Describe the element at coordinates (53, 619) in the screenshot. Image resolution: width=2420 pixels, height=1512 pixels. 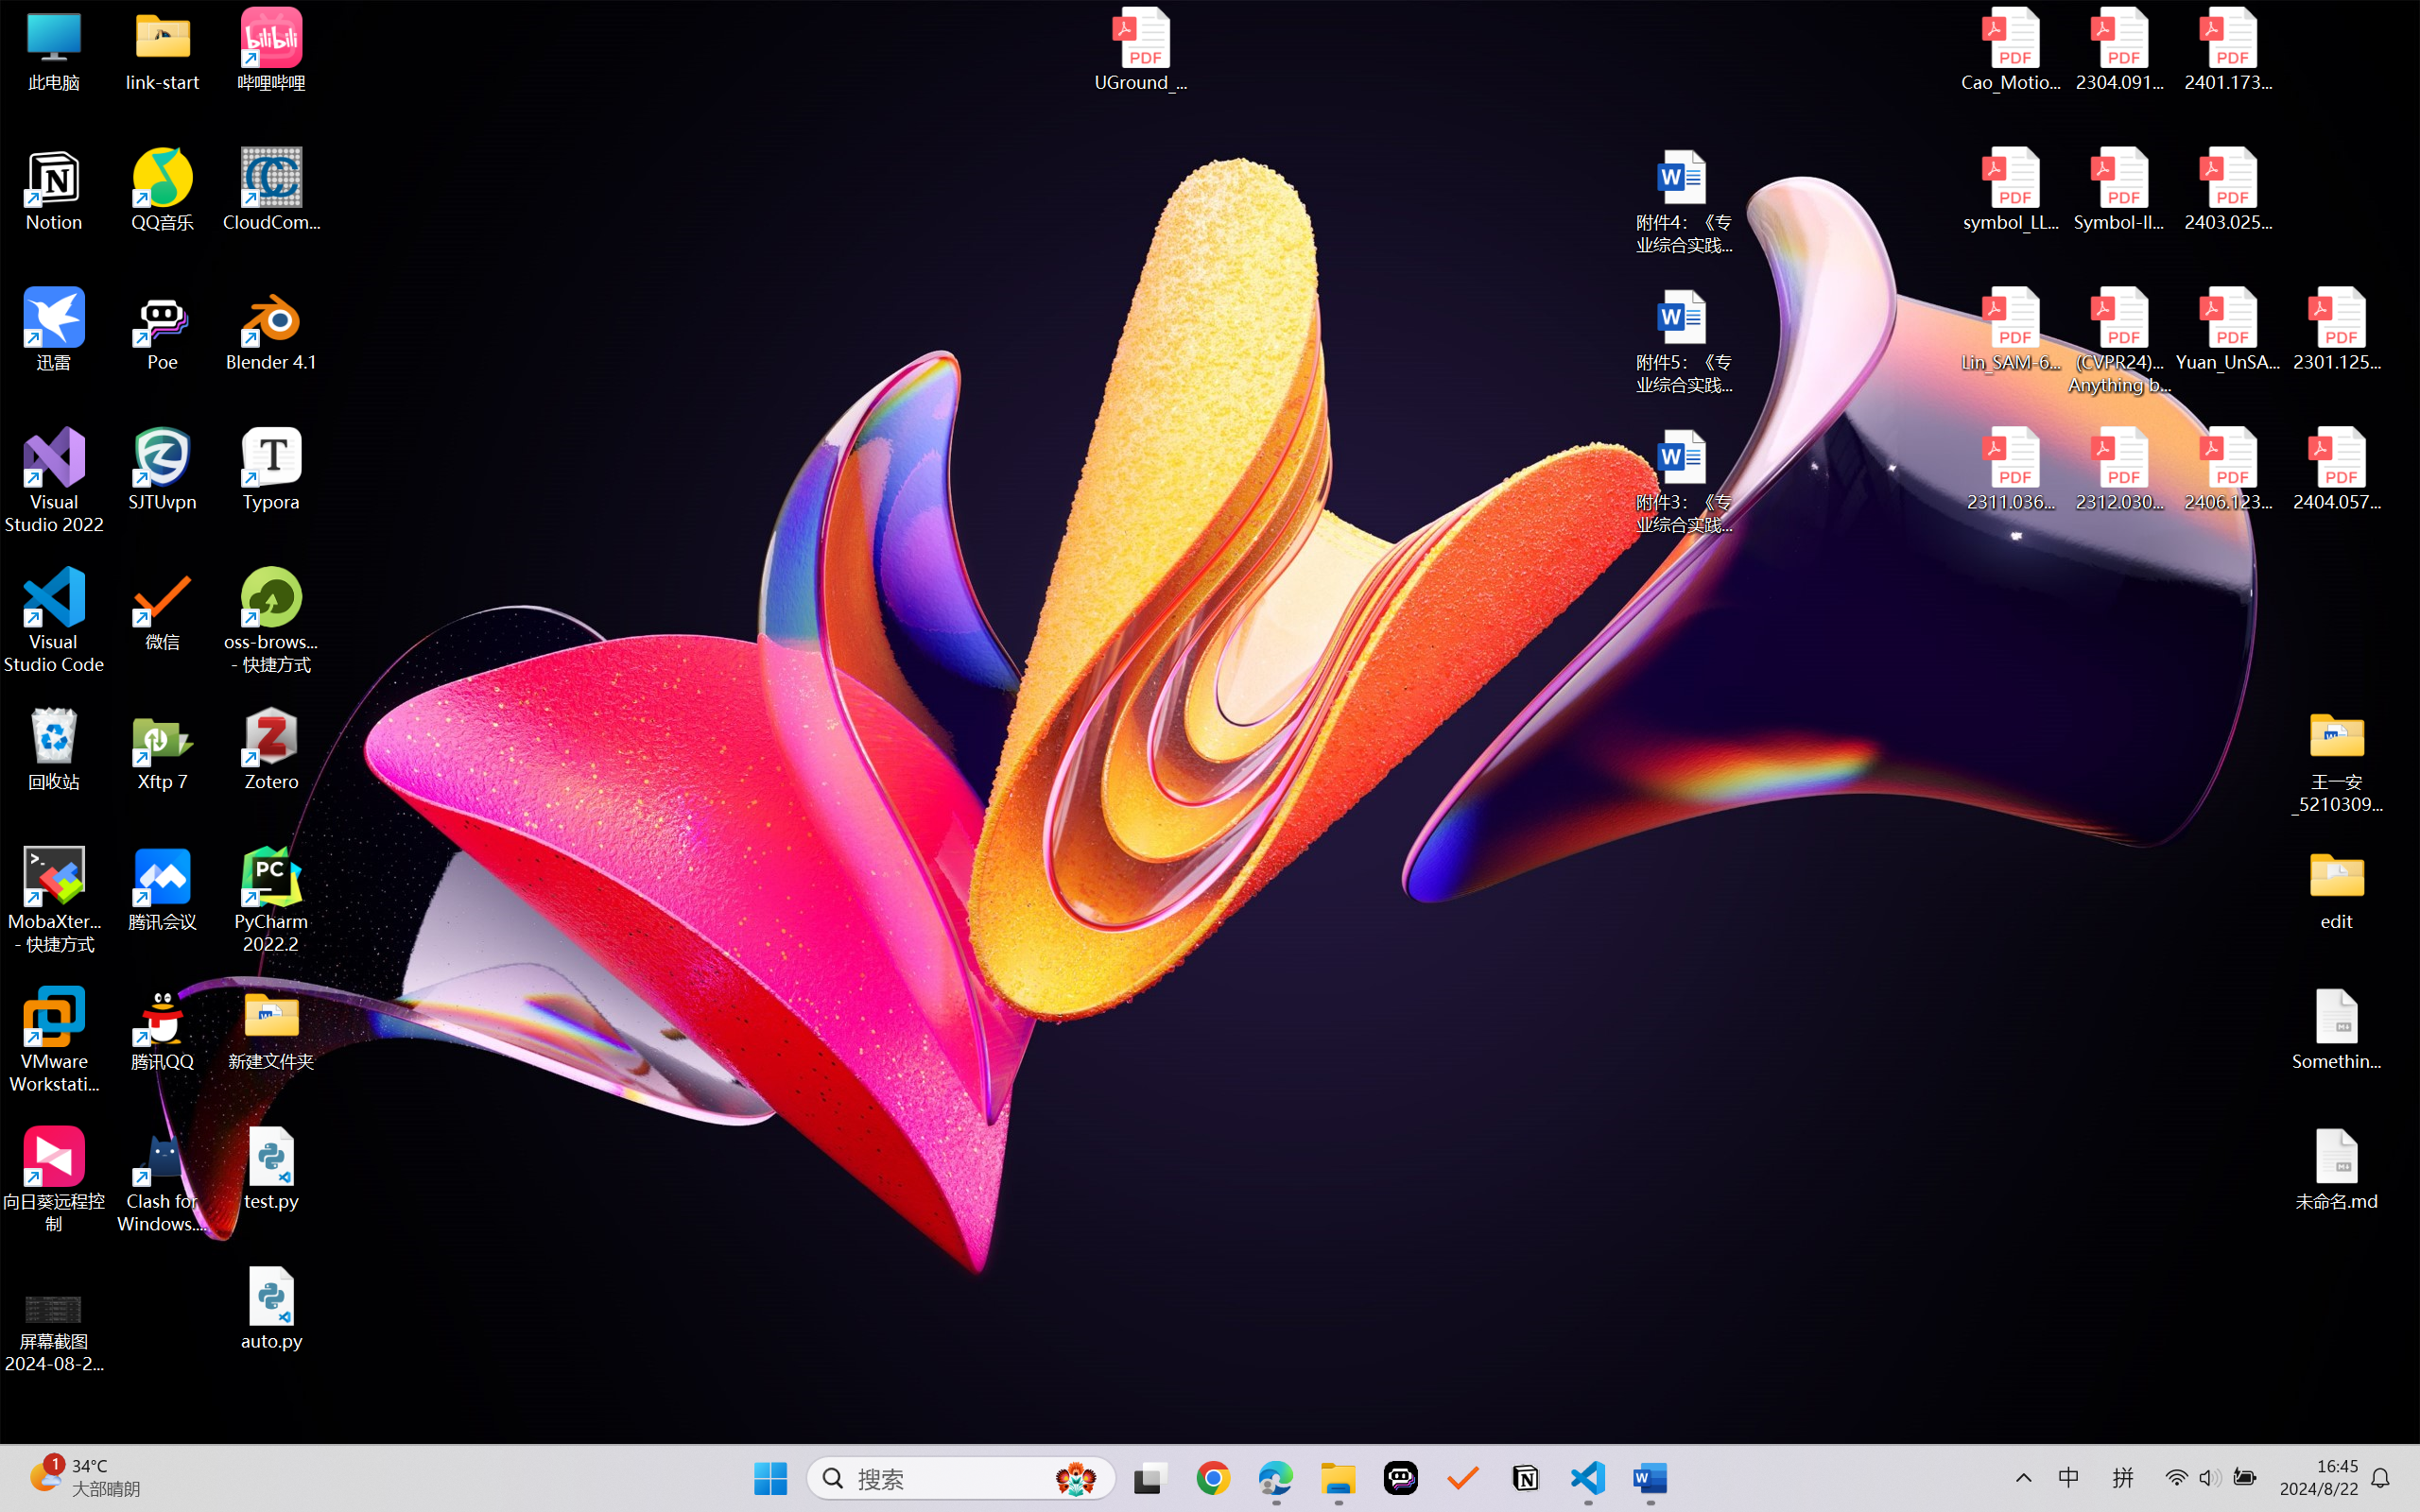
I see `'Visual Studio Code'` at that location.